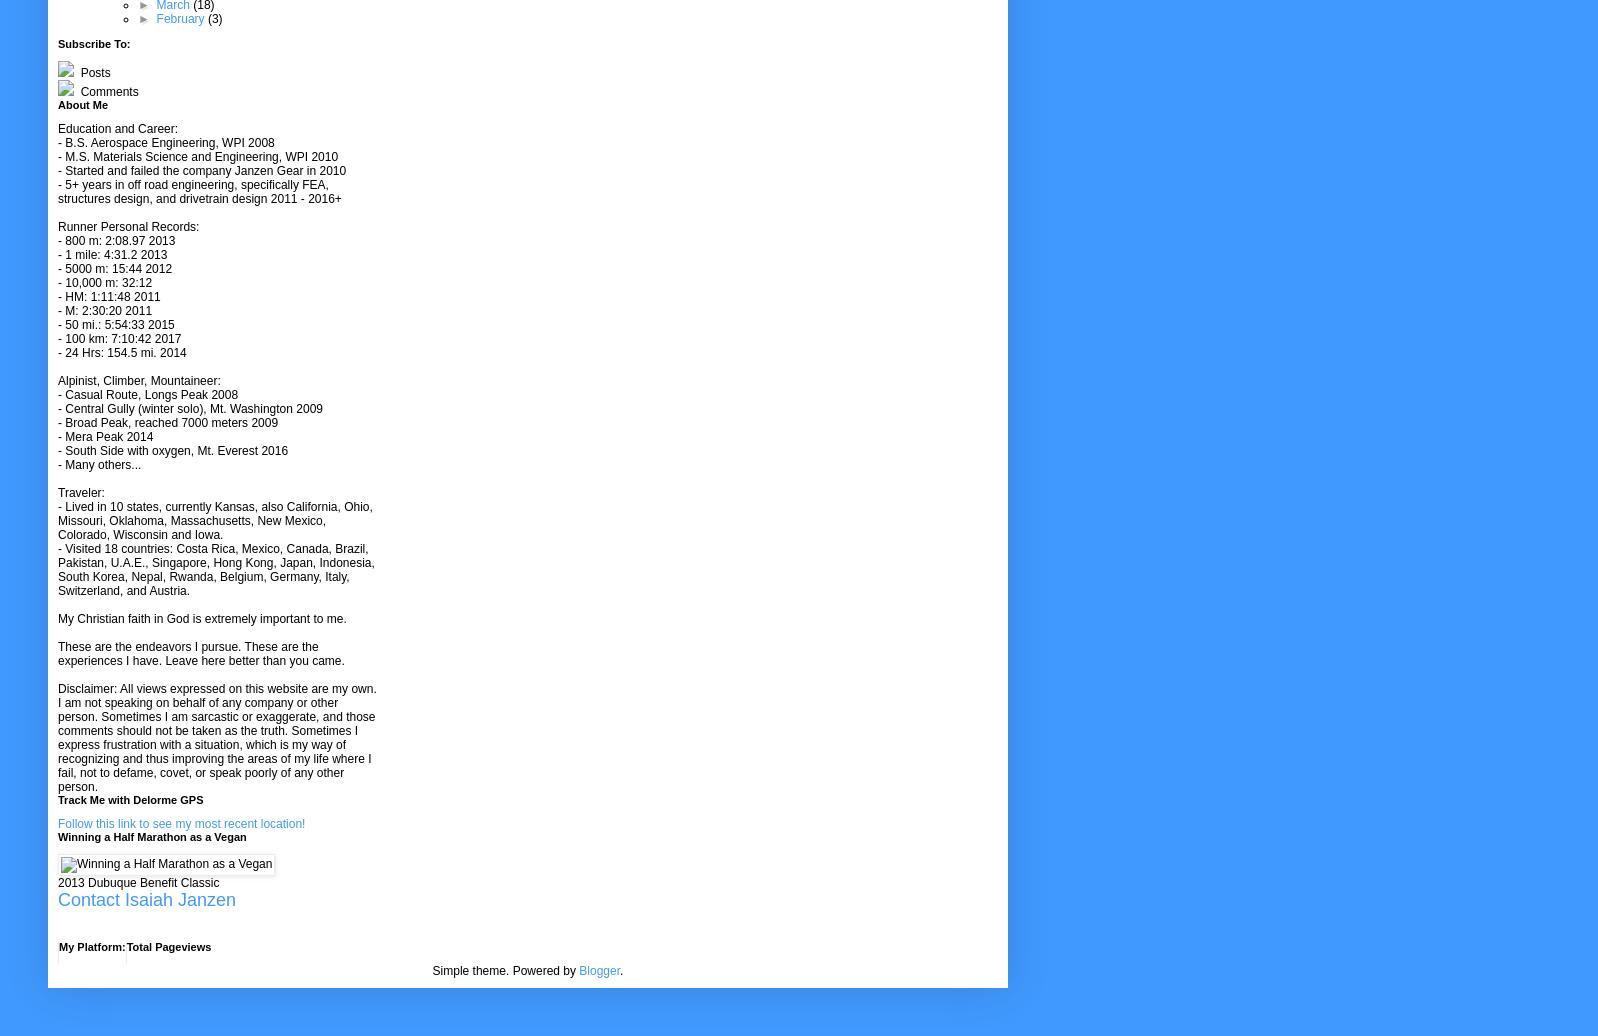 This screenshot has width=1598, height=1036. Describe the element at coordinates (118, 338) in the screenshot. I see `'- 100 km: 7:10:42 2017'` at that location.